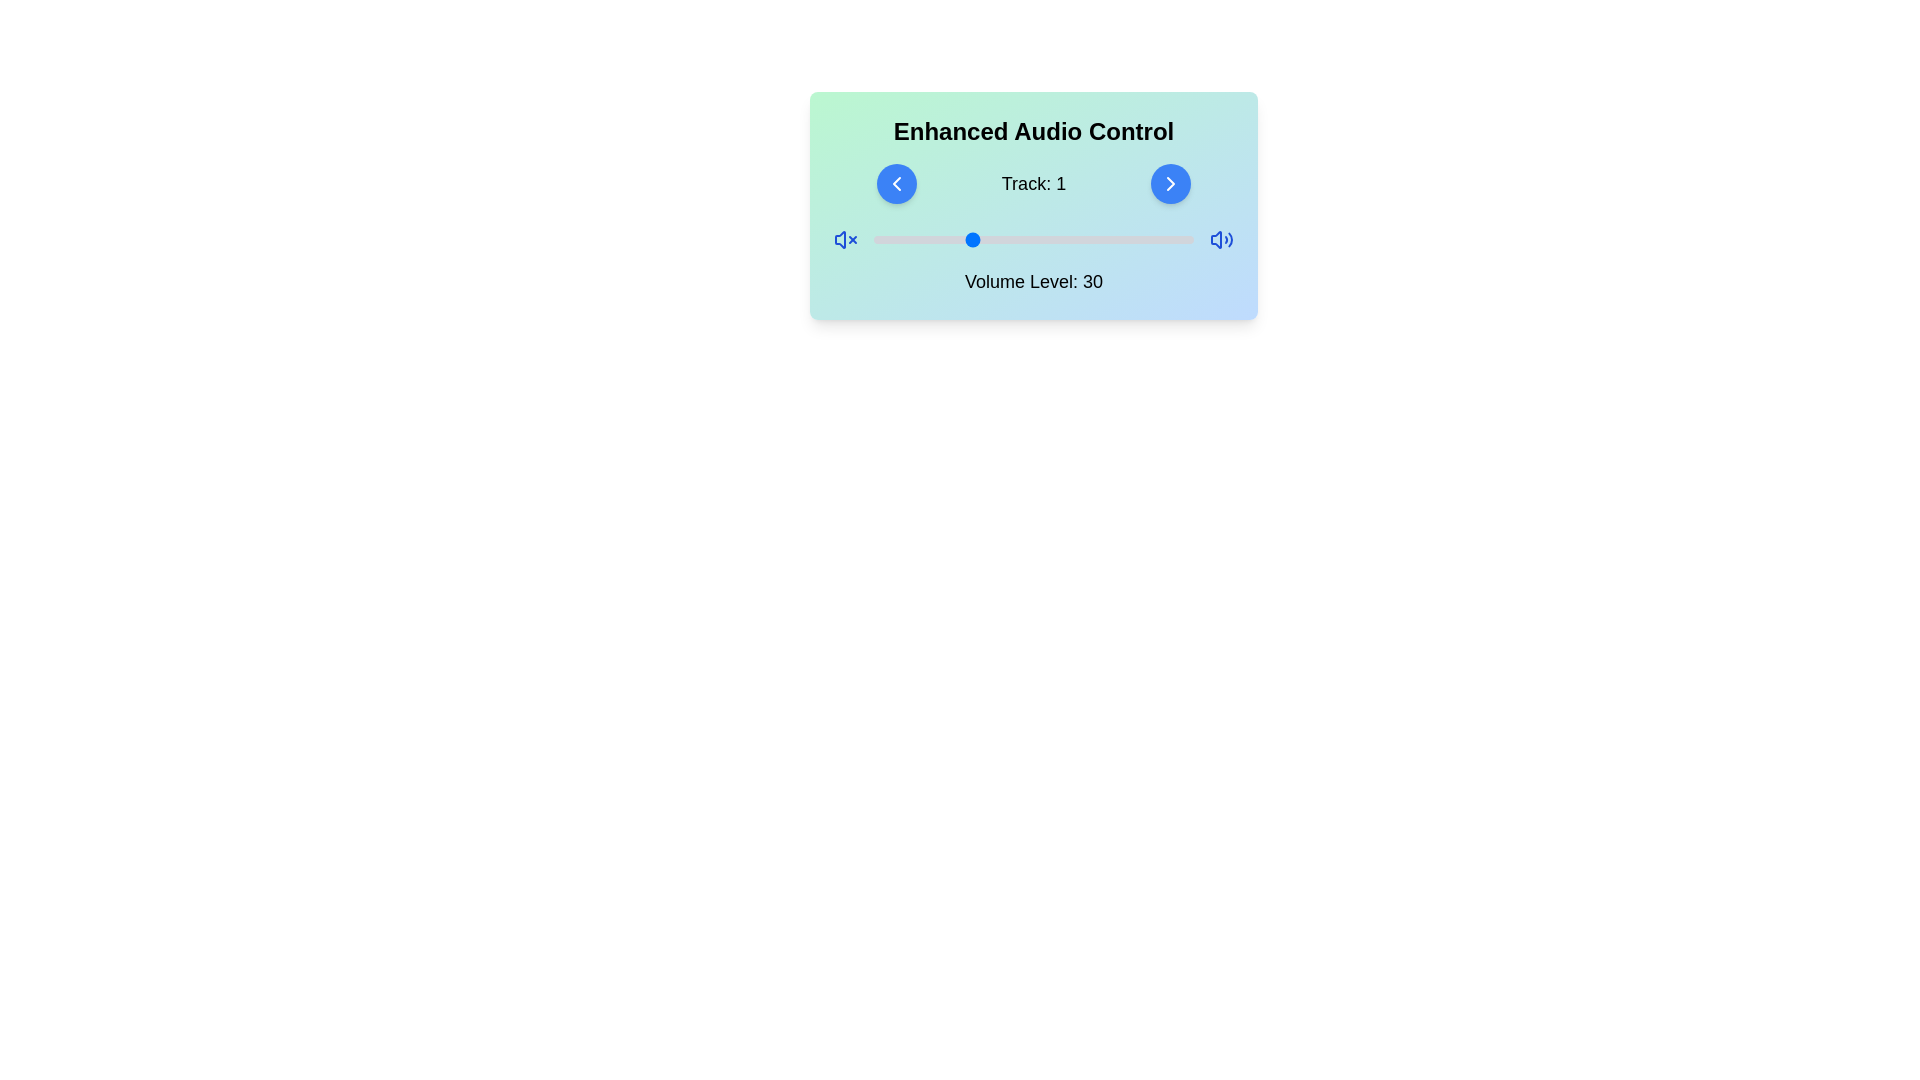 Image resolution: width=1920 pixels, height=1080 pixels. What do you see at coordinates (1011, 238) in the screenshot?
I see `the volume slider to set the volume to 43%` at bounding box center [1011, 238].